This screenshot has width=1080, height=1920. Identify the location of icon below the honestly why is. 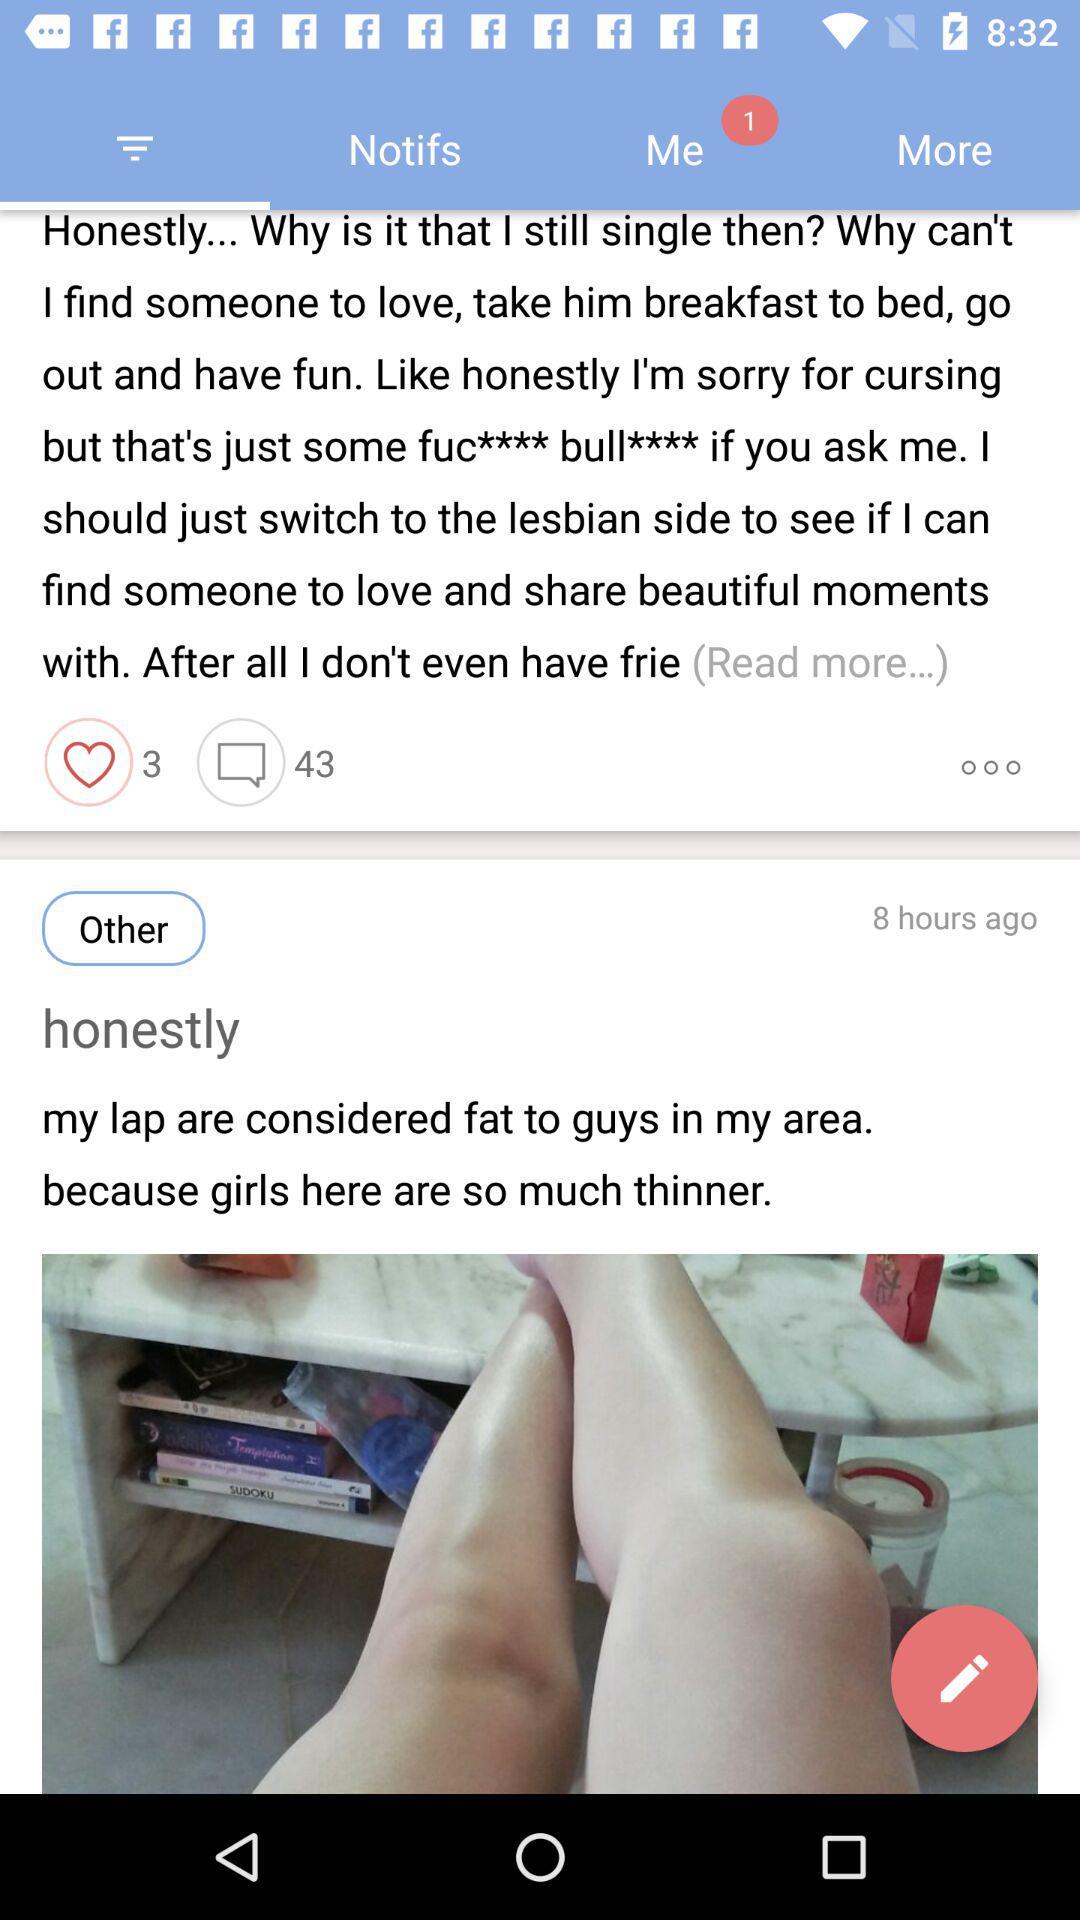
(88, 761).